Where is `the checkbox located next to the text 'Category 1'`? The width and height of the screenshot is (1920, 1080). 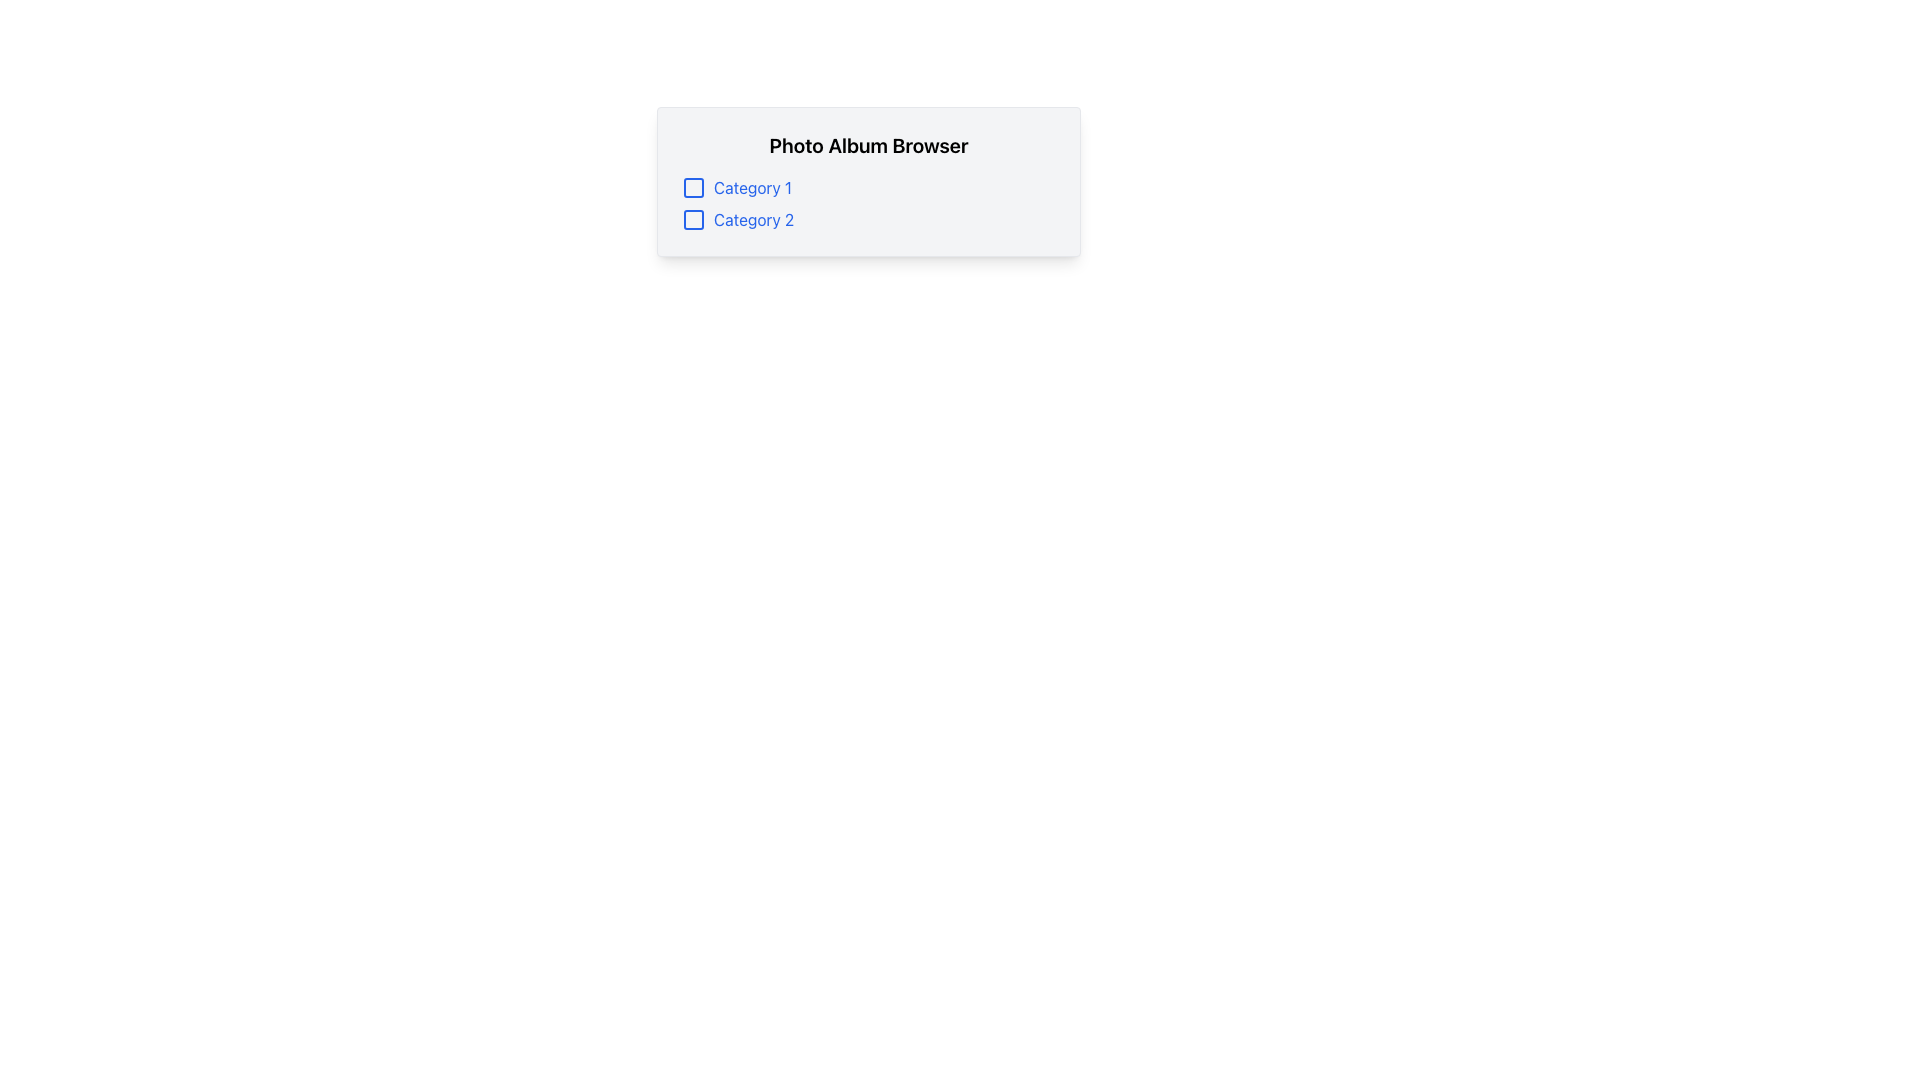 the checkbox located next to the text 'Category 1' is located at coordinates (694, 188).